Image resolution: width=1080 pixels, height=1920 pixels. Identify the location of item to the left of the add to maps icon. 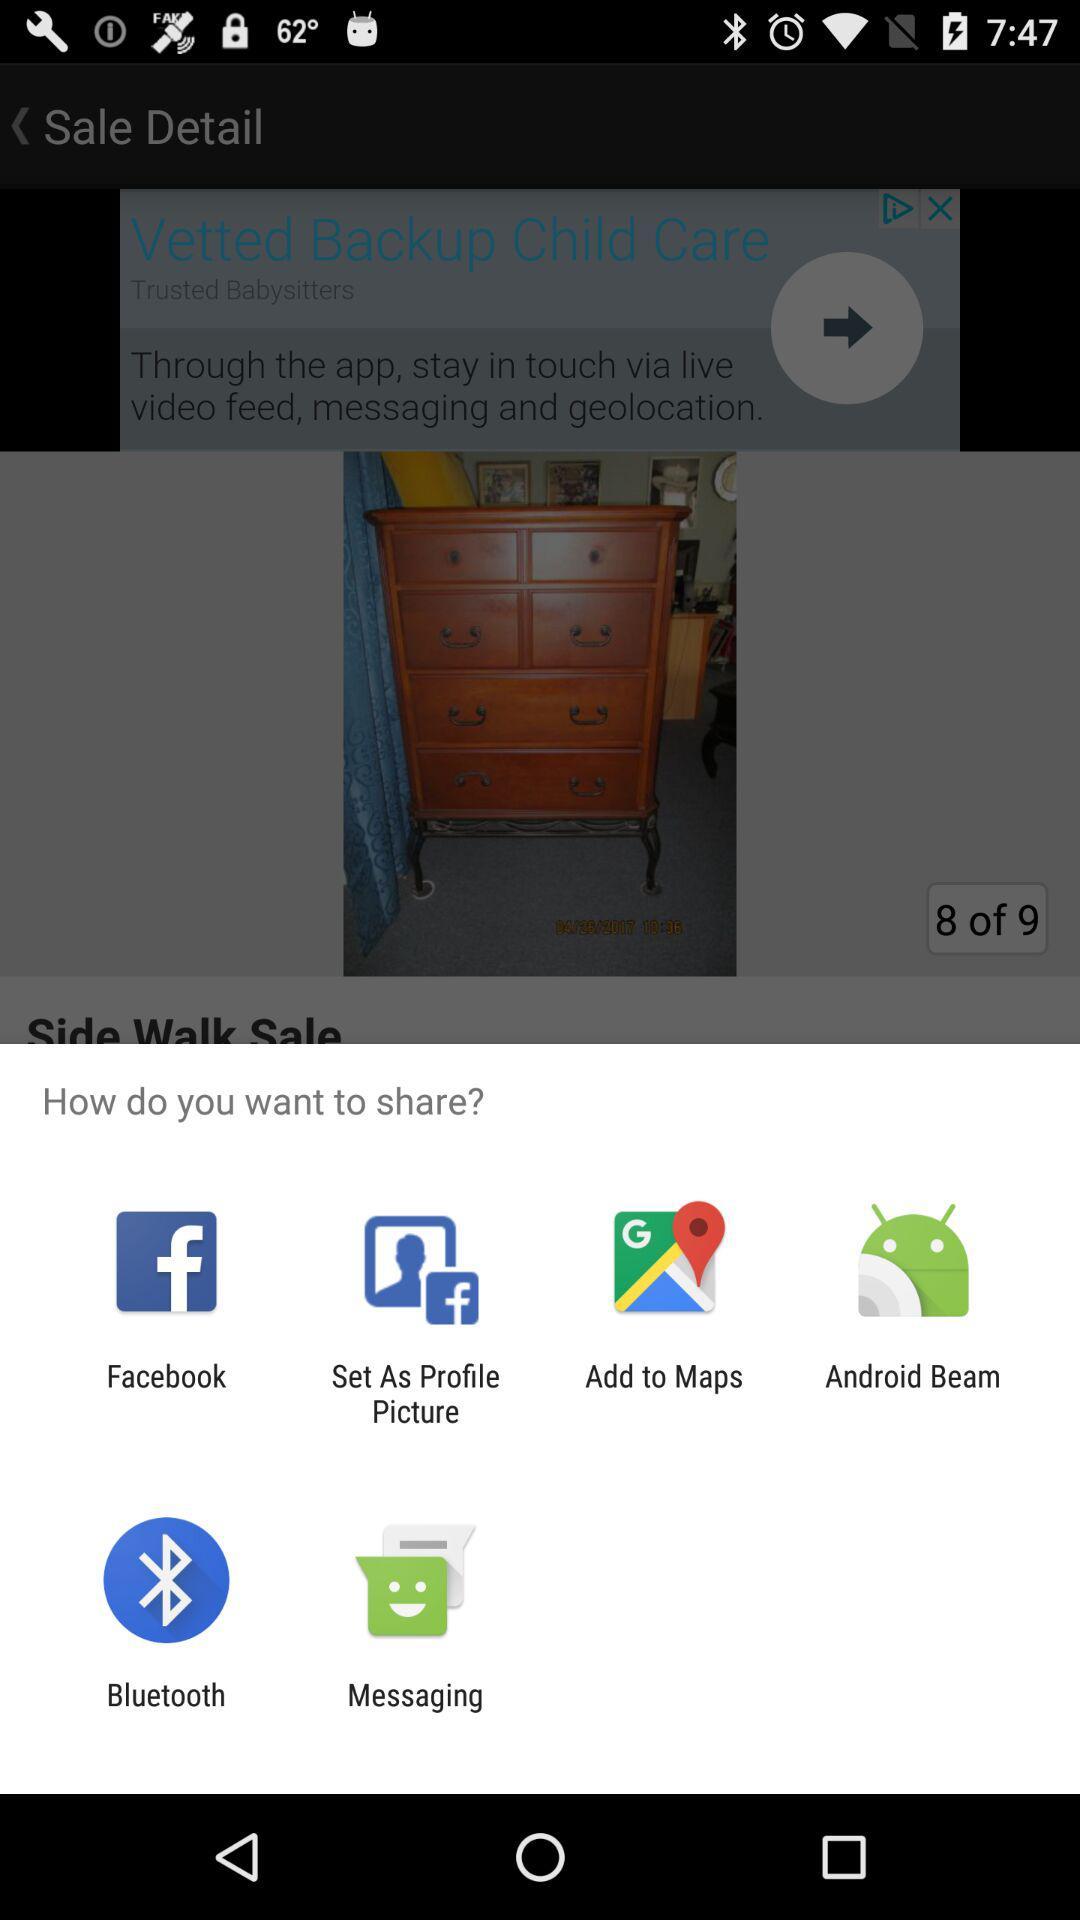
(414, 1392).